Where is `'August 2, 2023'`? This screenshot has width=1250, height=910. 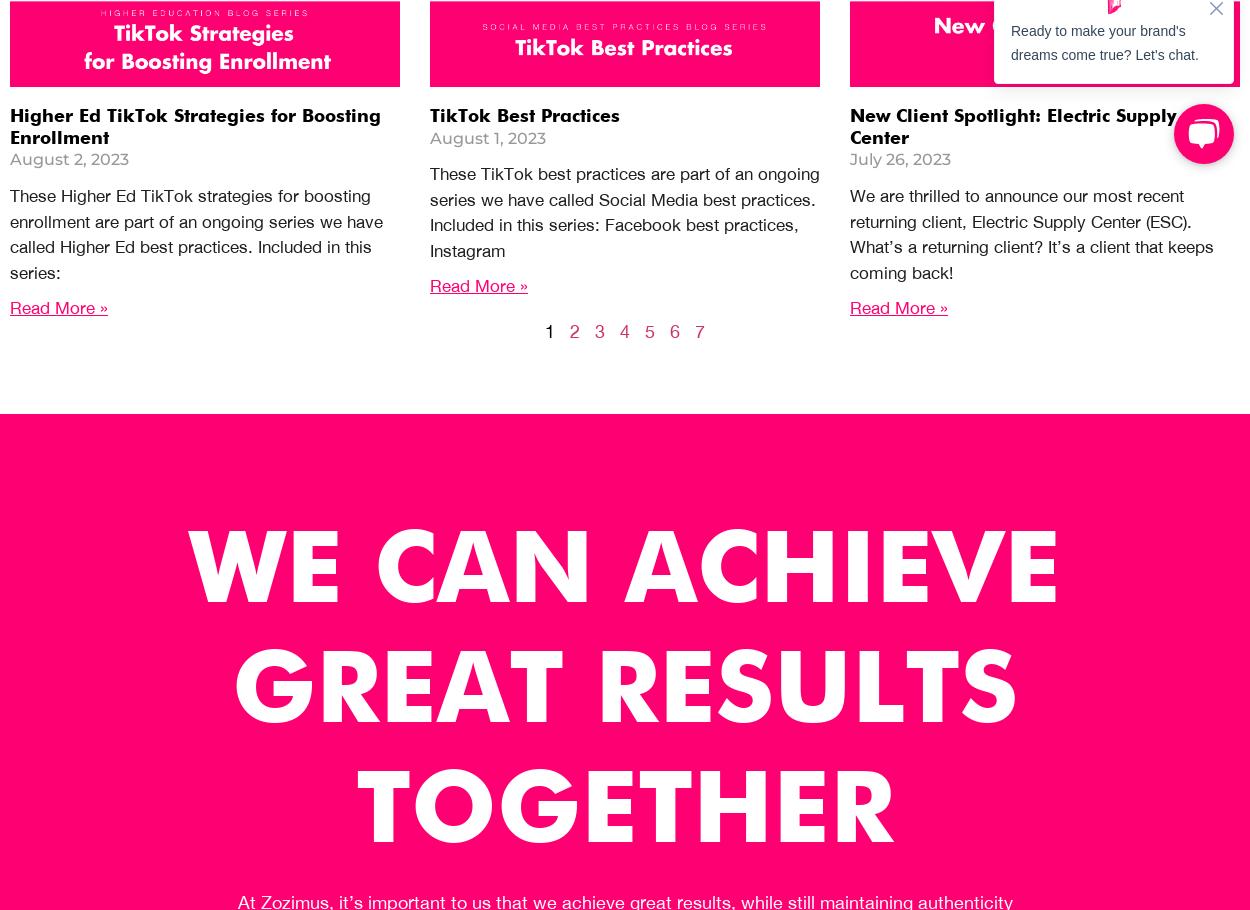 'August 2, 2023' is located at coordinates (10, 158).